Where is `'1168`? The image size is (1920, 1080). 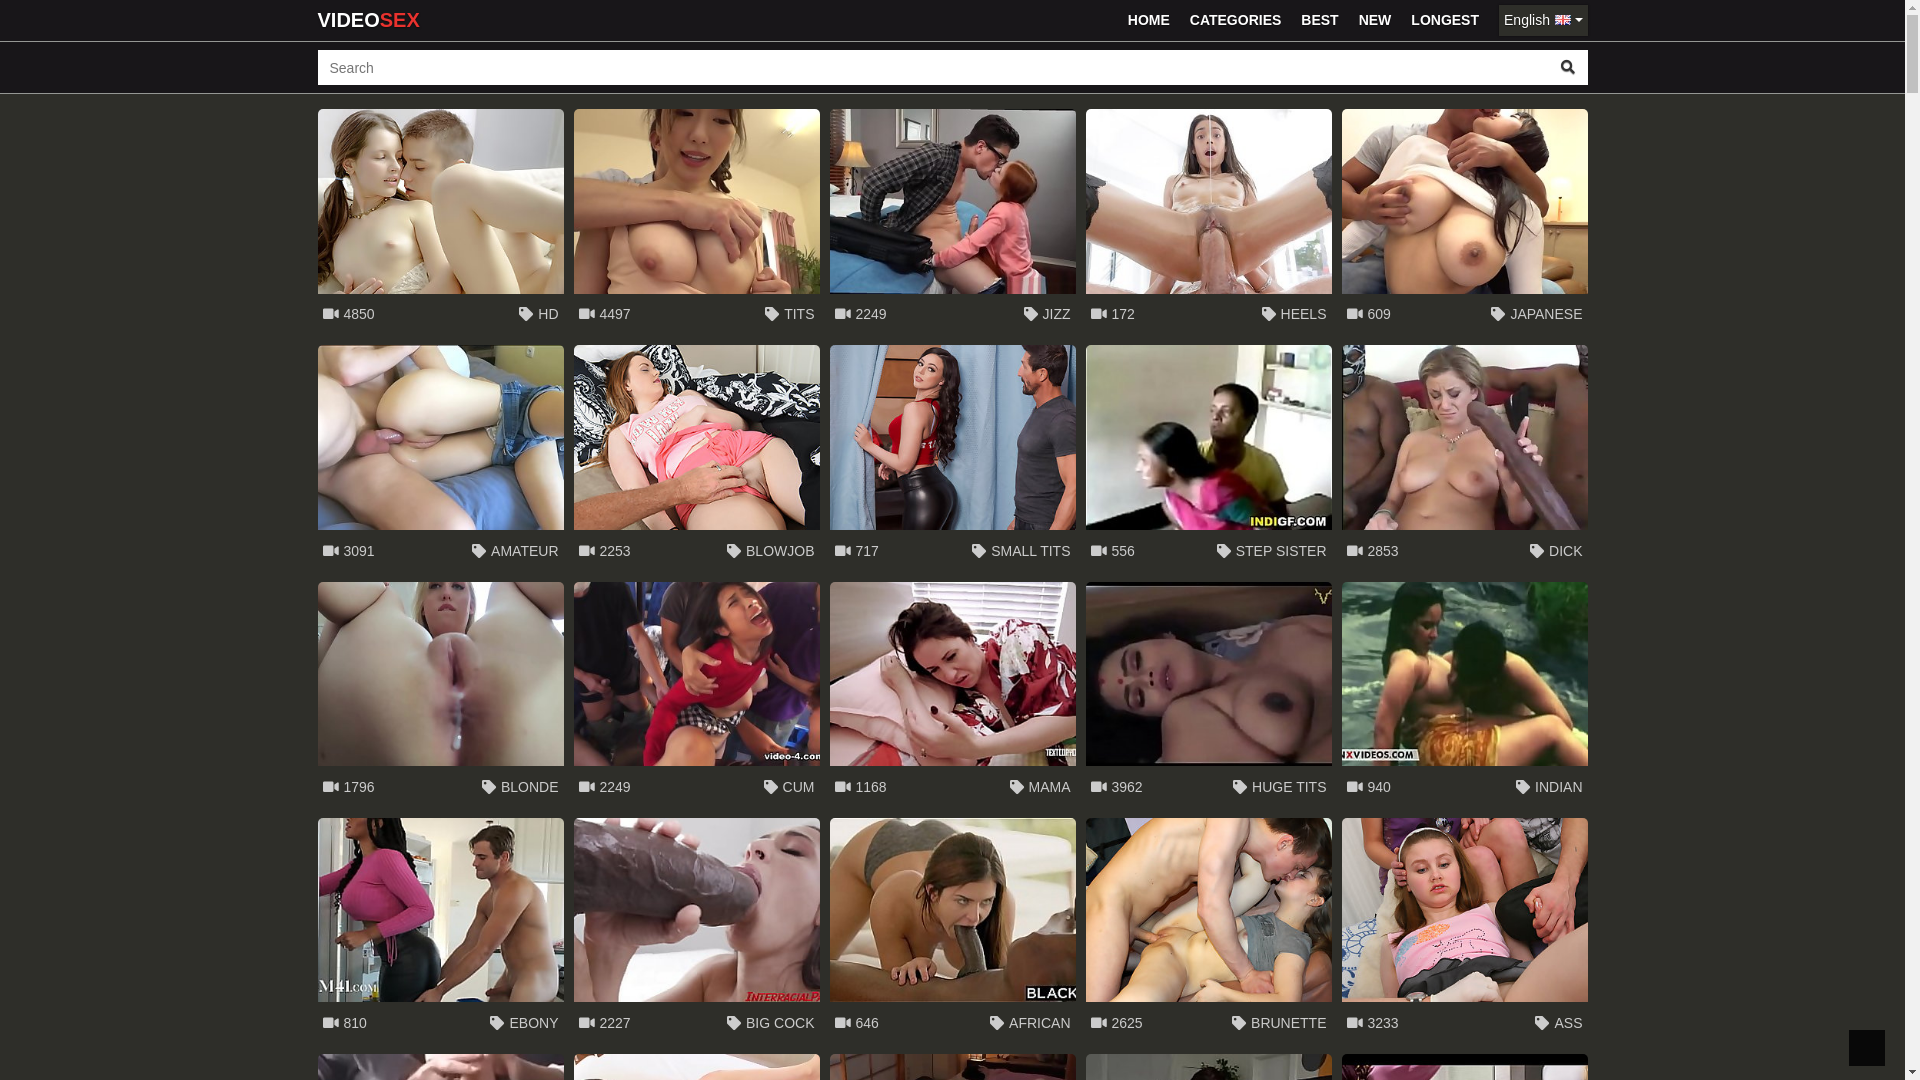 '1168 is located at coordinates (952, 693).